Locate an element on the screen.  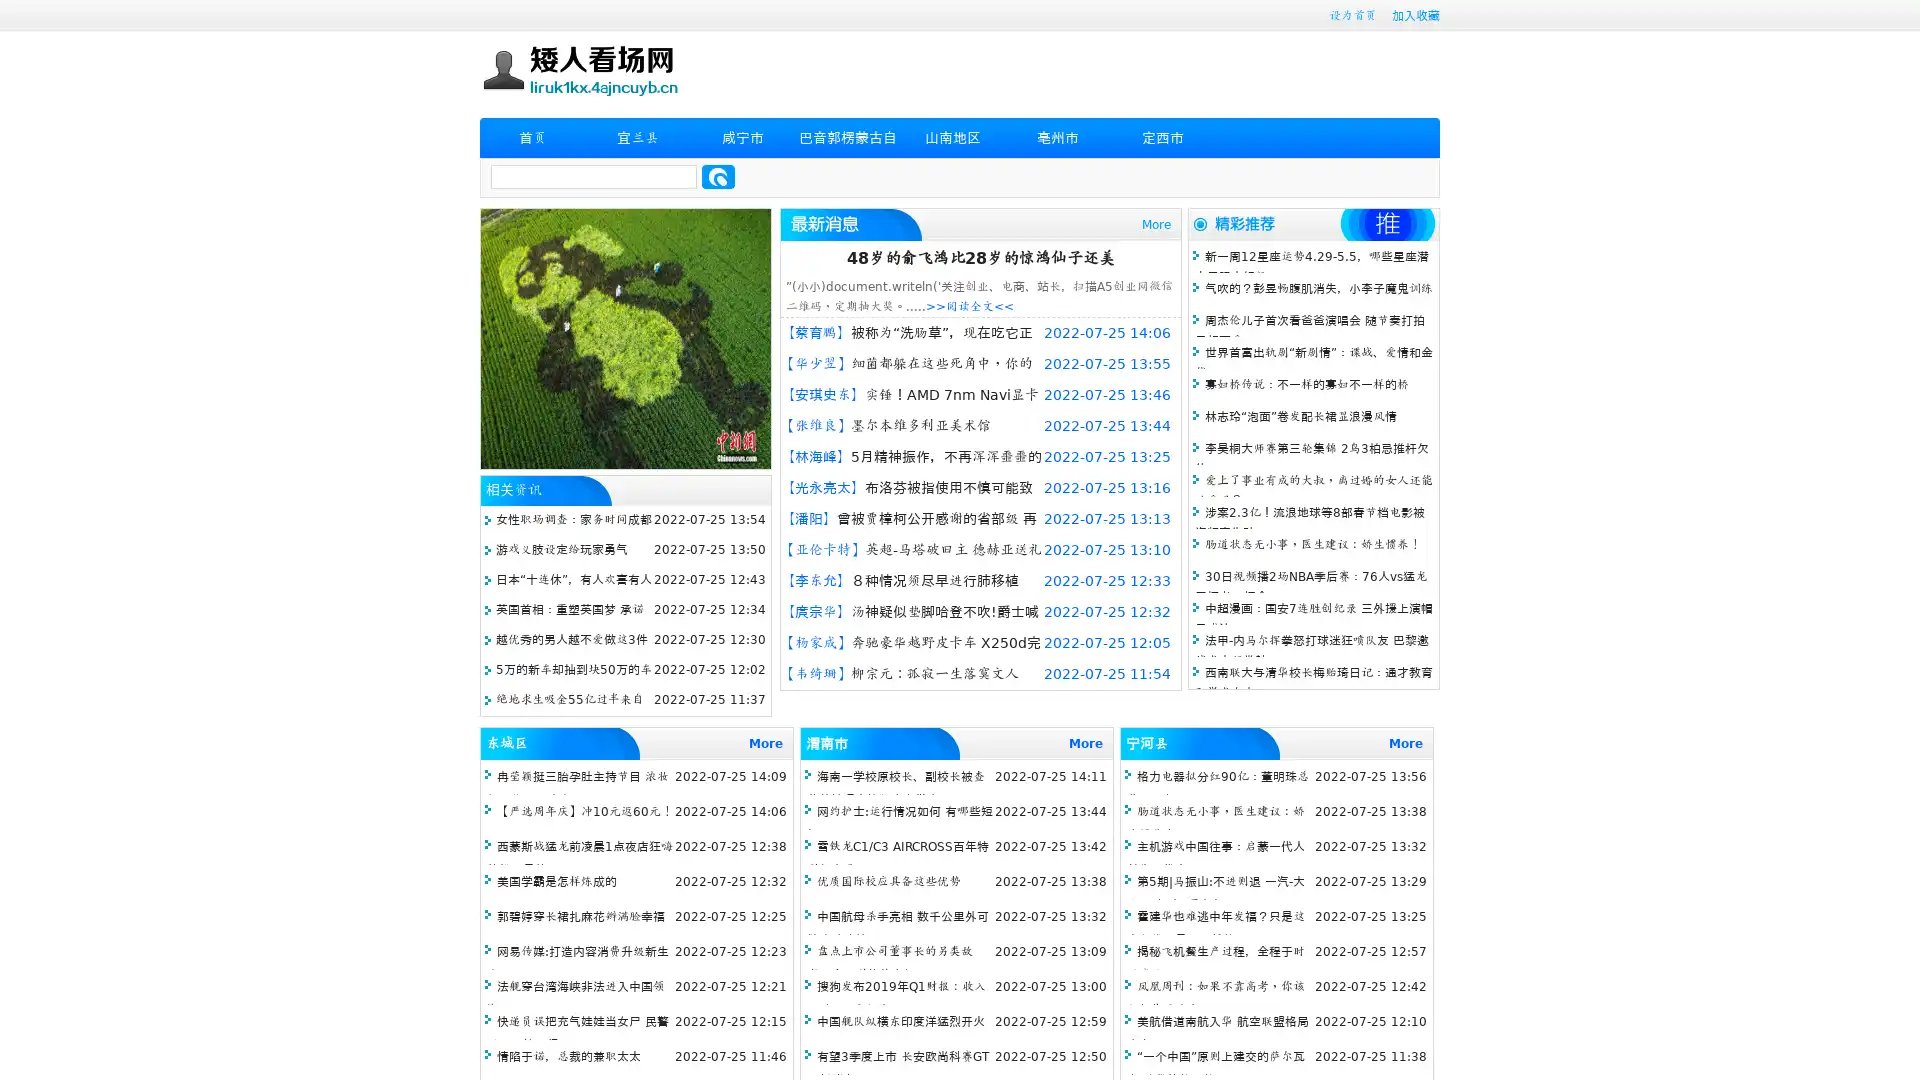
Search is located at coordinates (718, 176).